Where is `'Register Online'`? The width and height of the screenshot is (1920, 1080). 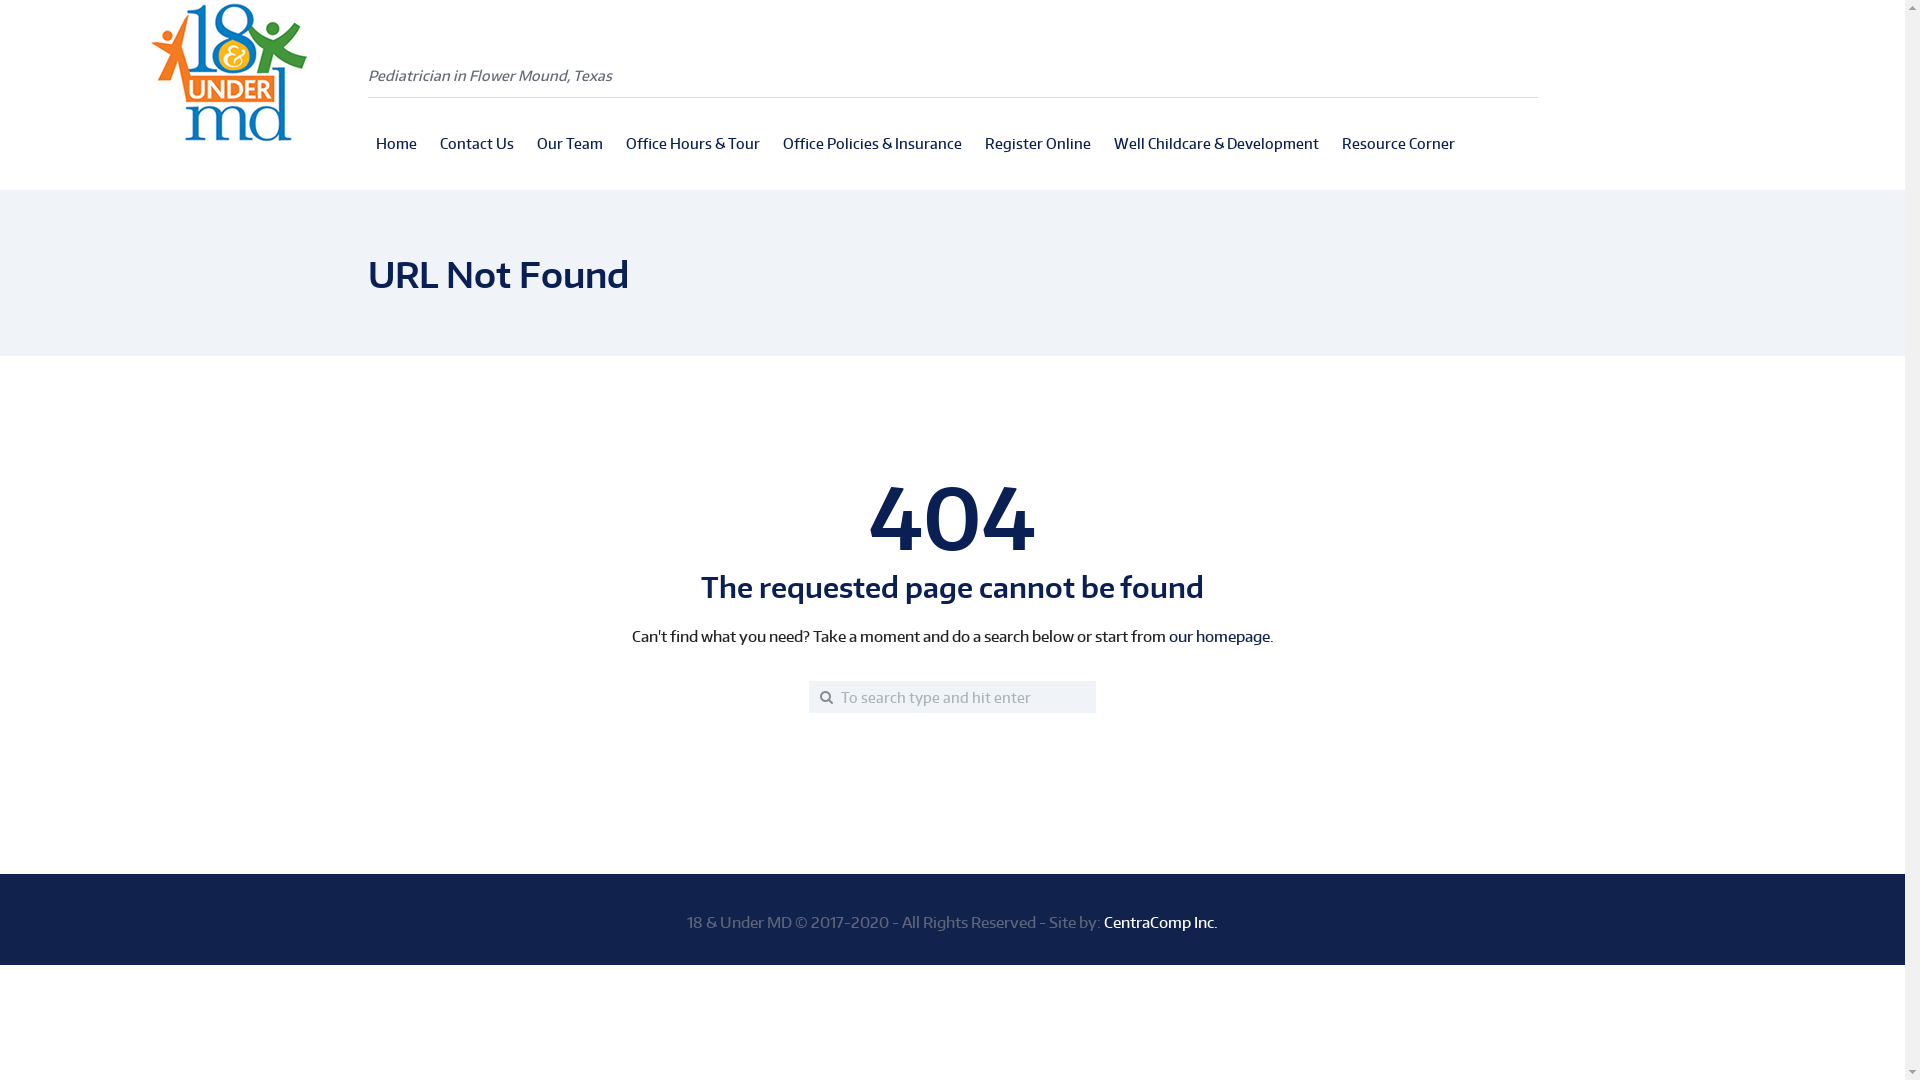
'Register Online' is located at coordinates (1036, 142).